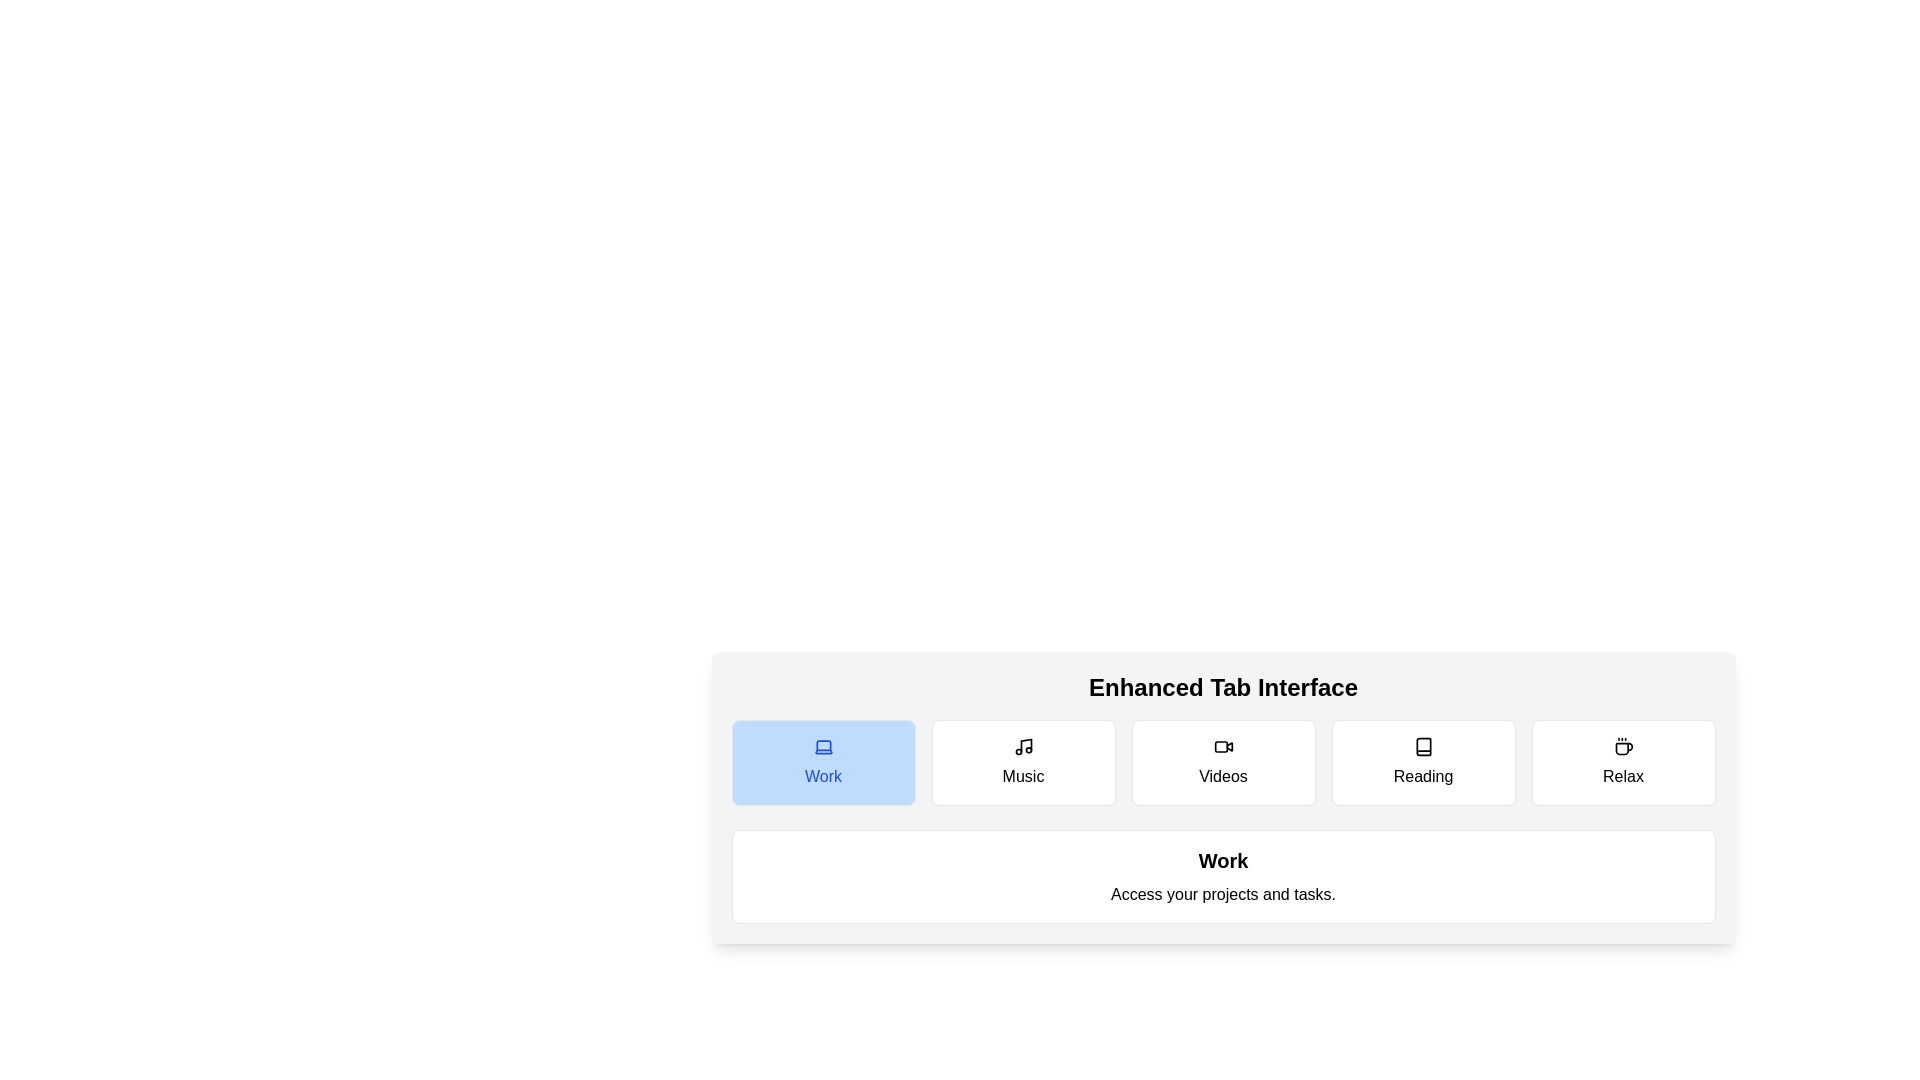 The height and width of the screenshot is (1080, 1920). What do you see at coordinates (1023, 763) in the screenshot?
I see `the tab button labeled Music to observe its hover effect` at bounding box center [1023, 763].